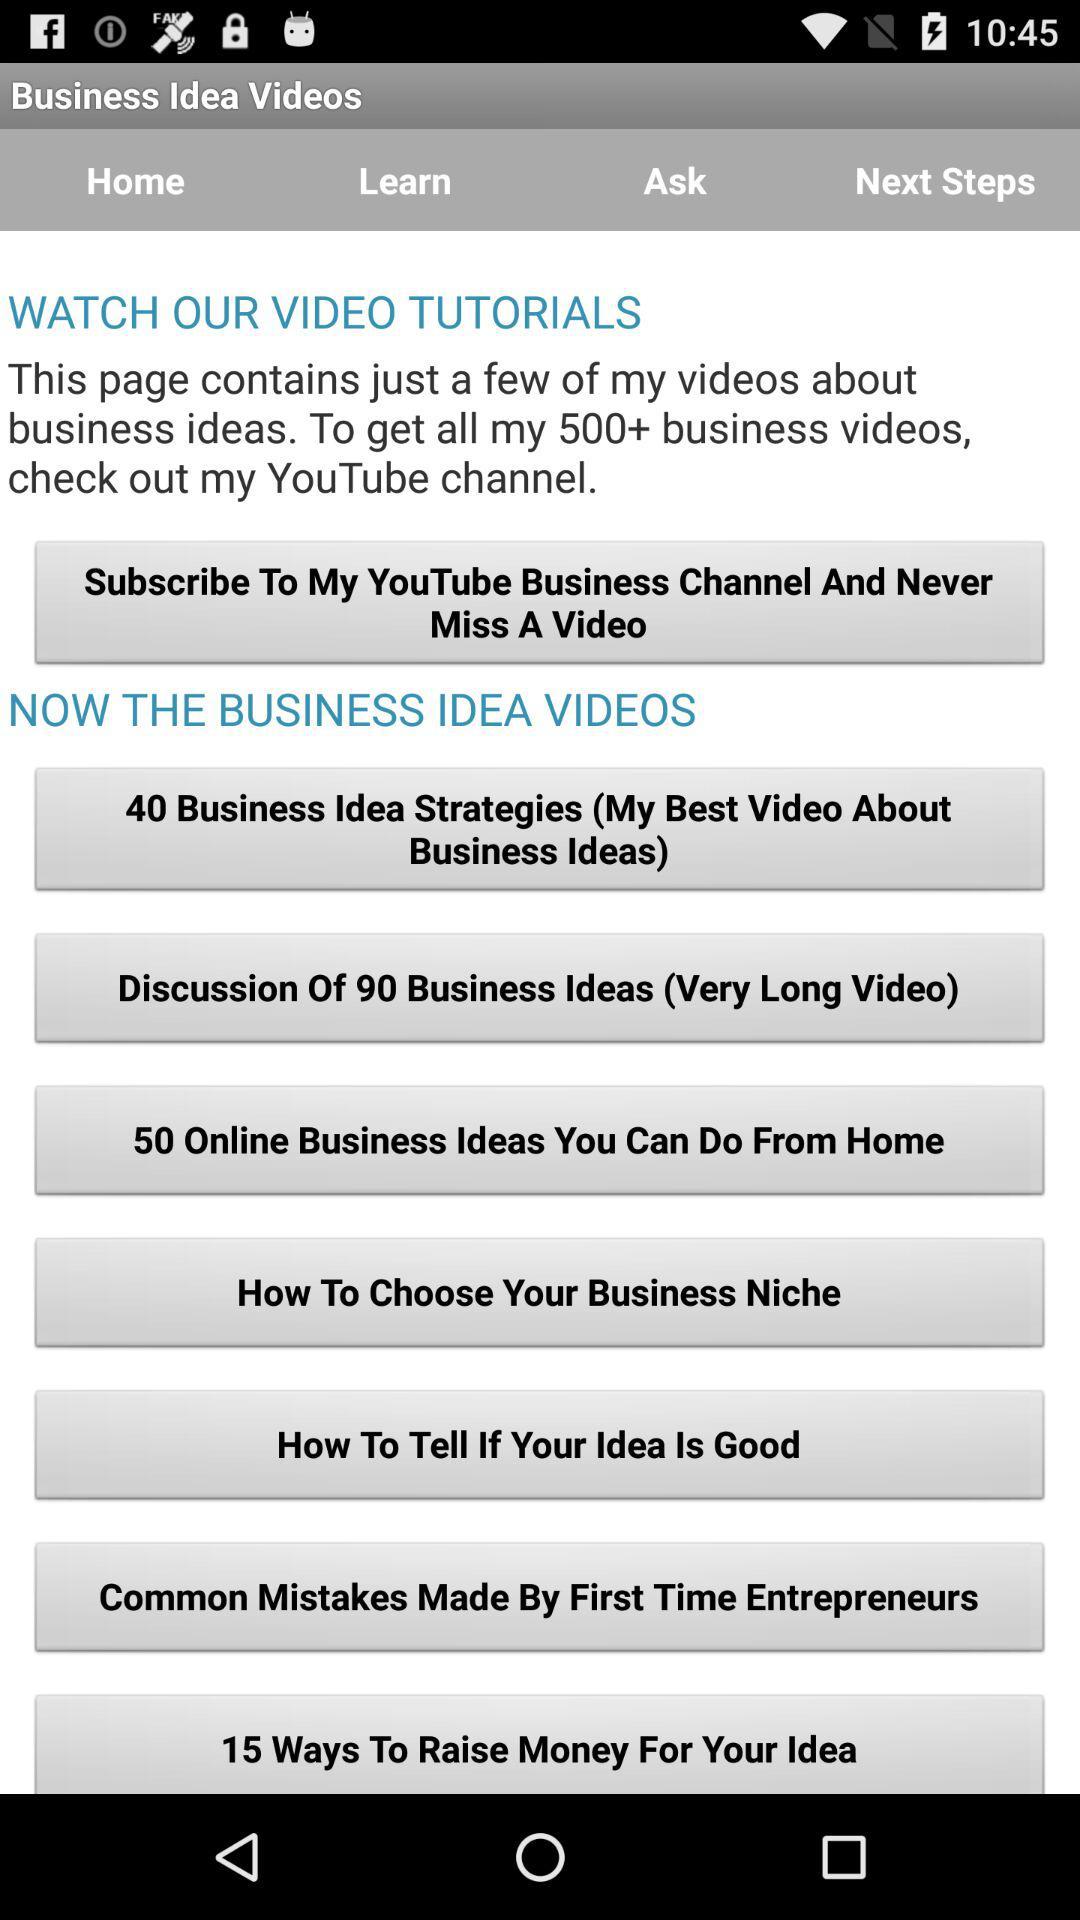 The width and height of the screenshot is (1080, 1920). What do you see at coordinates (405, 180) in the screenshot?
I see `the button next to the home icon` at bounding box center [405, 180].